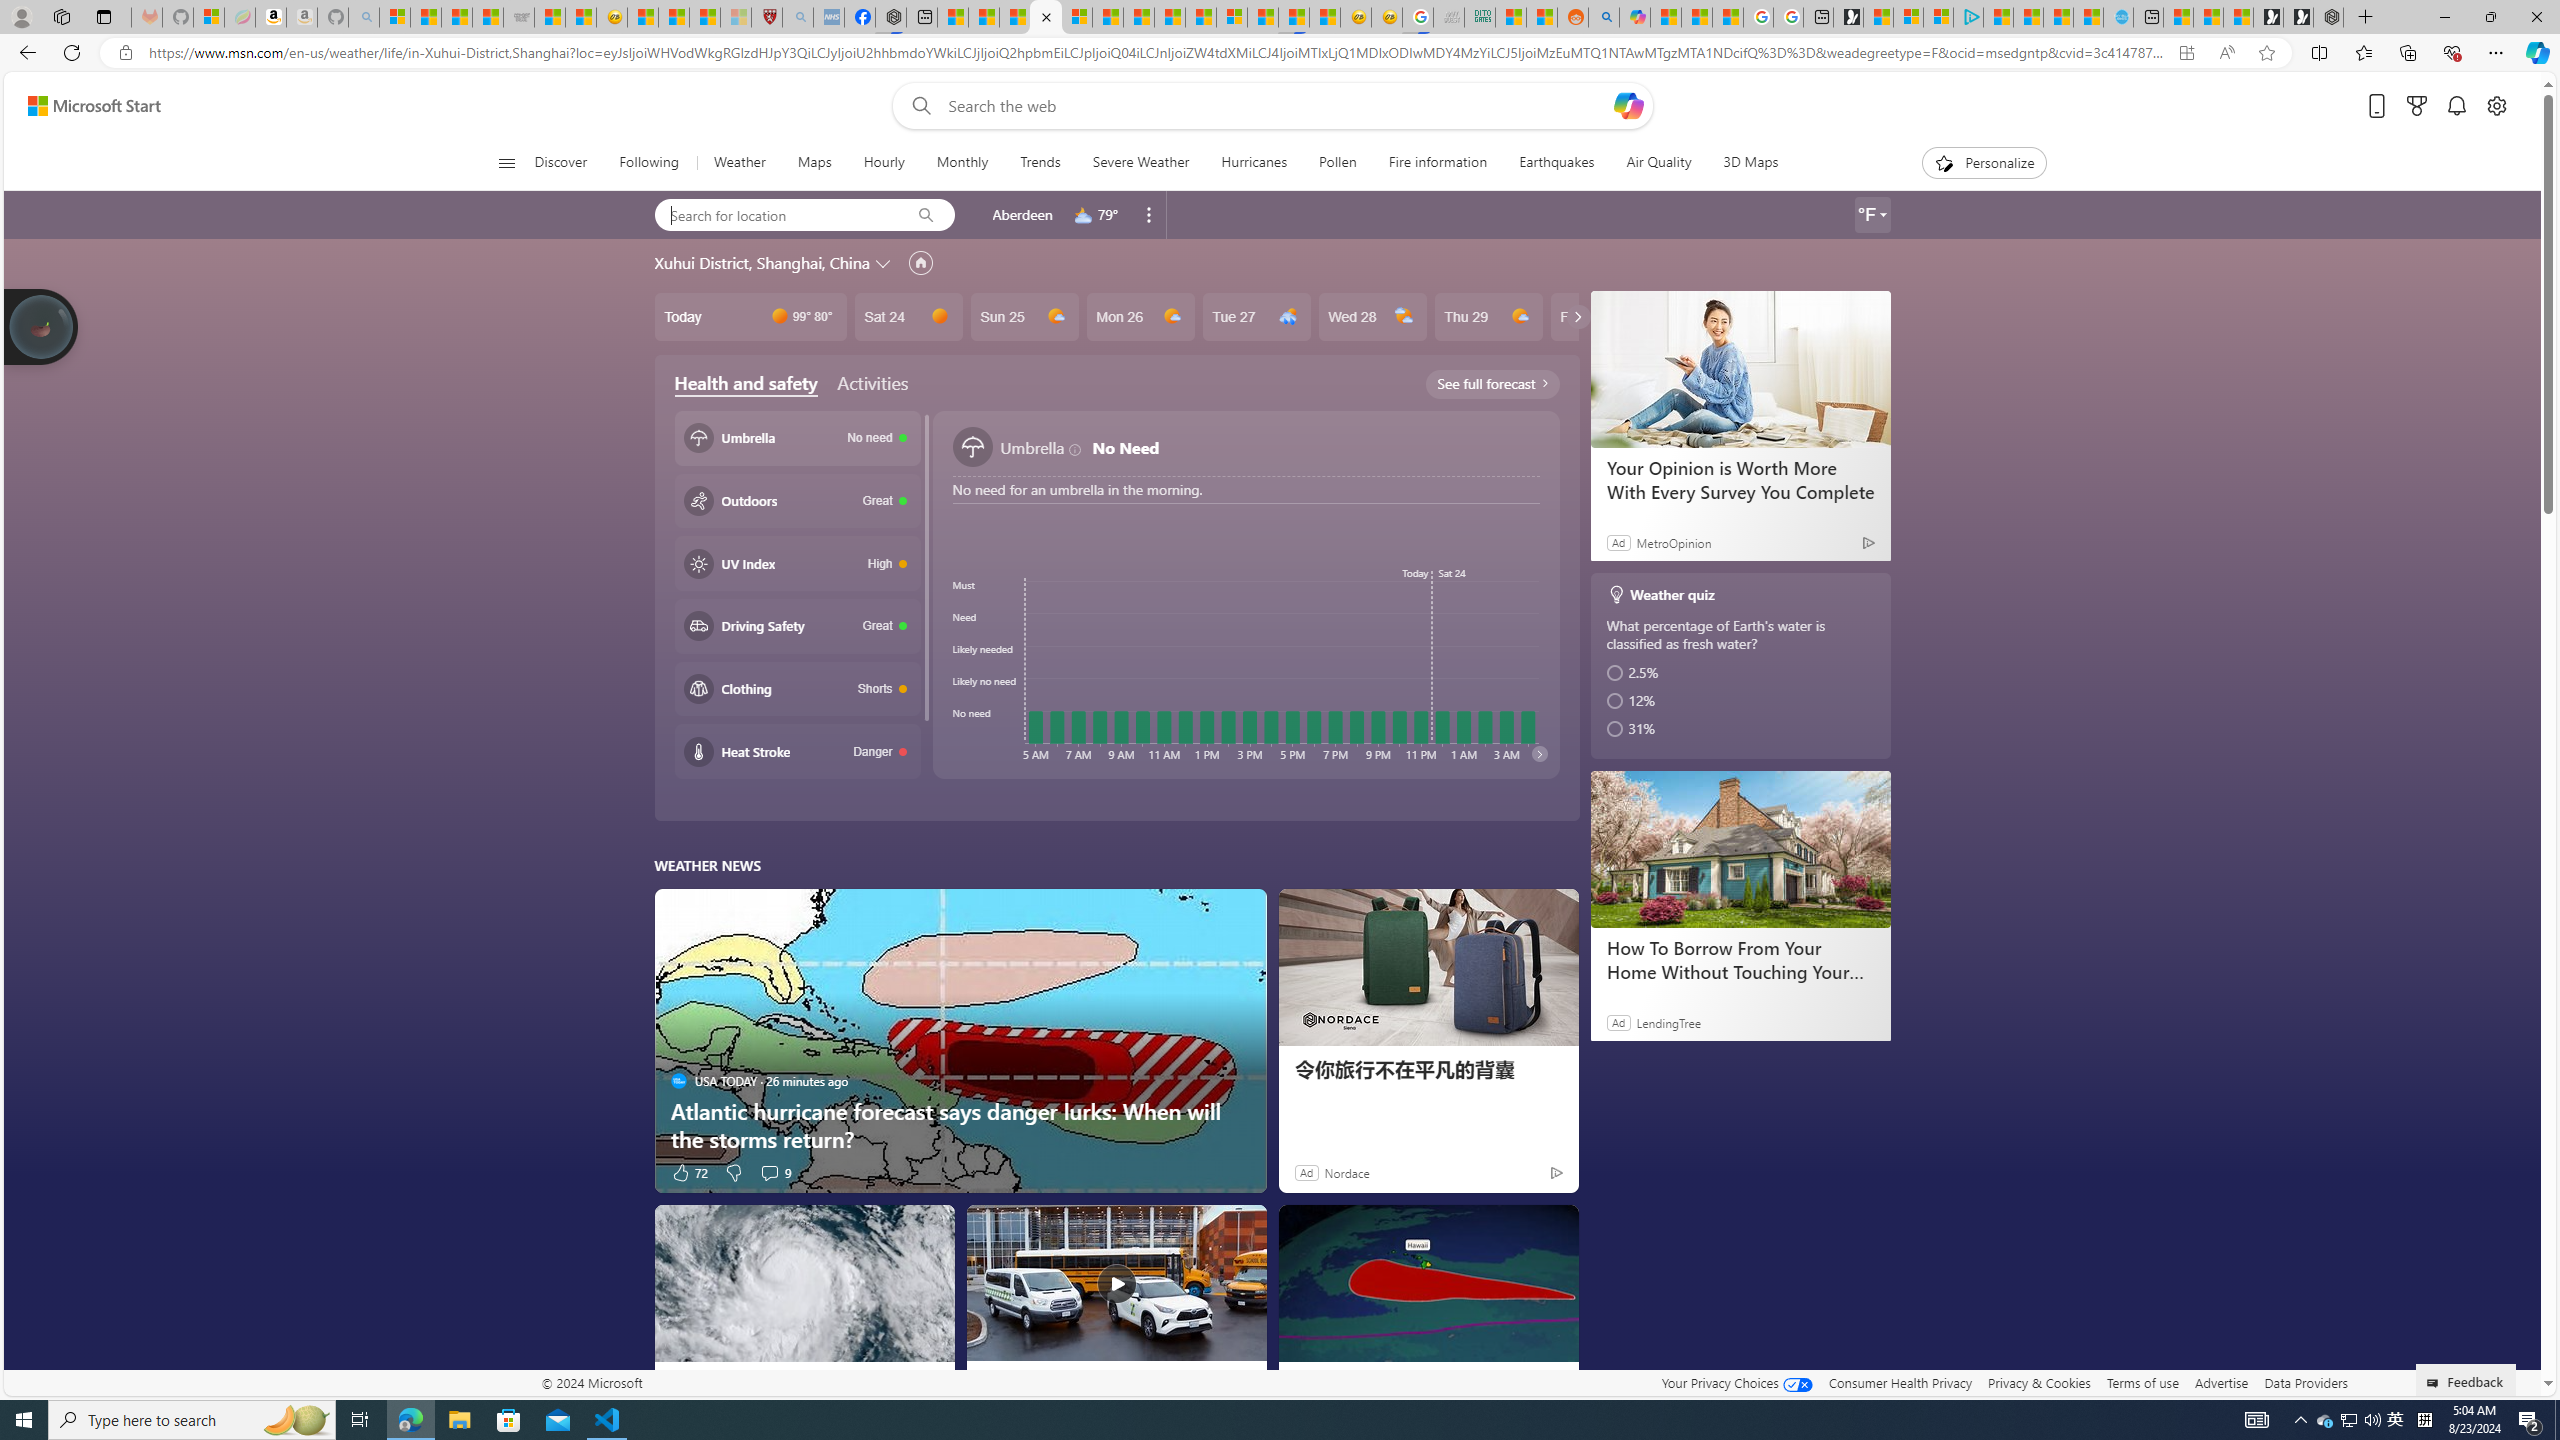 The image size is (2560, 1440). Describe the element at coordinates (2535, 16) in the screenshot. I see `'Close'` at that location.